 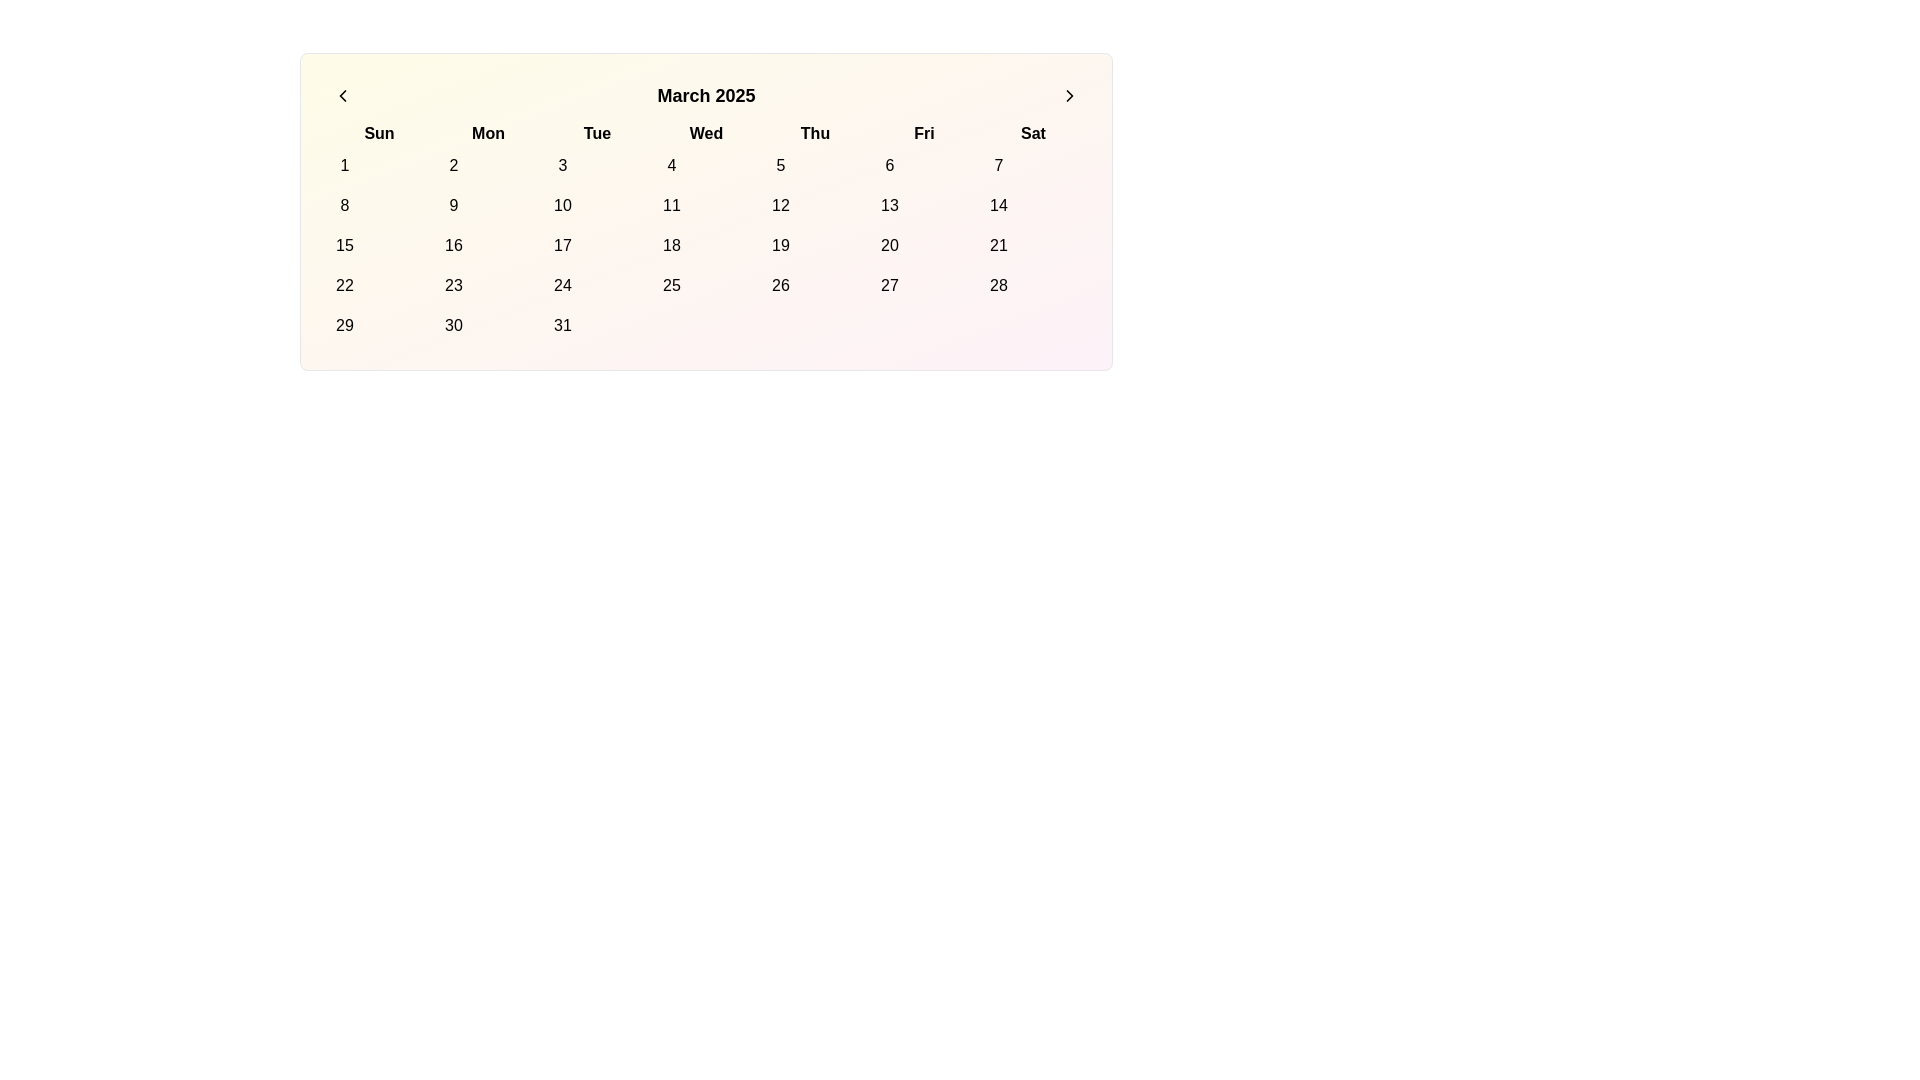 I want to click on the Circular calendar date button for March 17, 2025, so click(x=561, y=245).